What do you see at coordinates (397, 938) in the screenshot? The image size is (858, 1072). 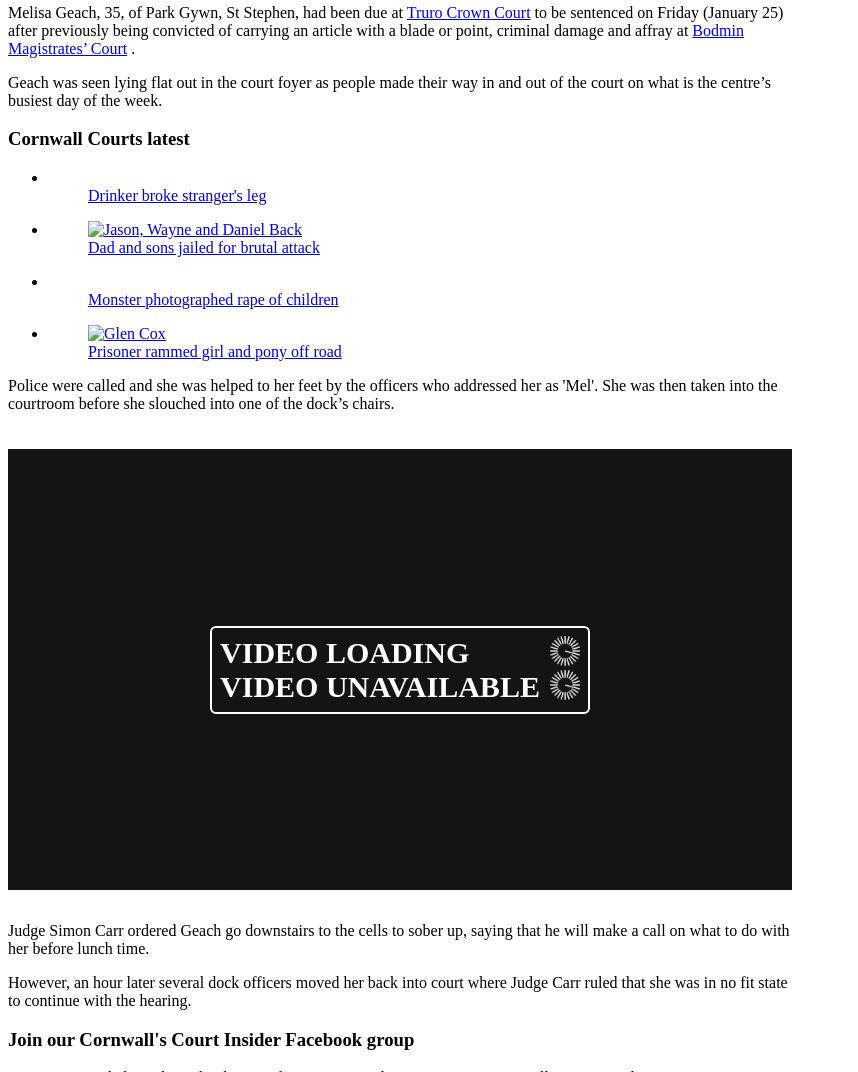 I see `'Judge Simon Carr ordered Geach go downstairs to the cells to sober up, saying that he will make a call on what to do with her before lunch time.'` at bounding box center [397, 938].